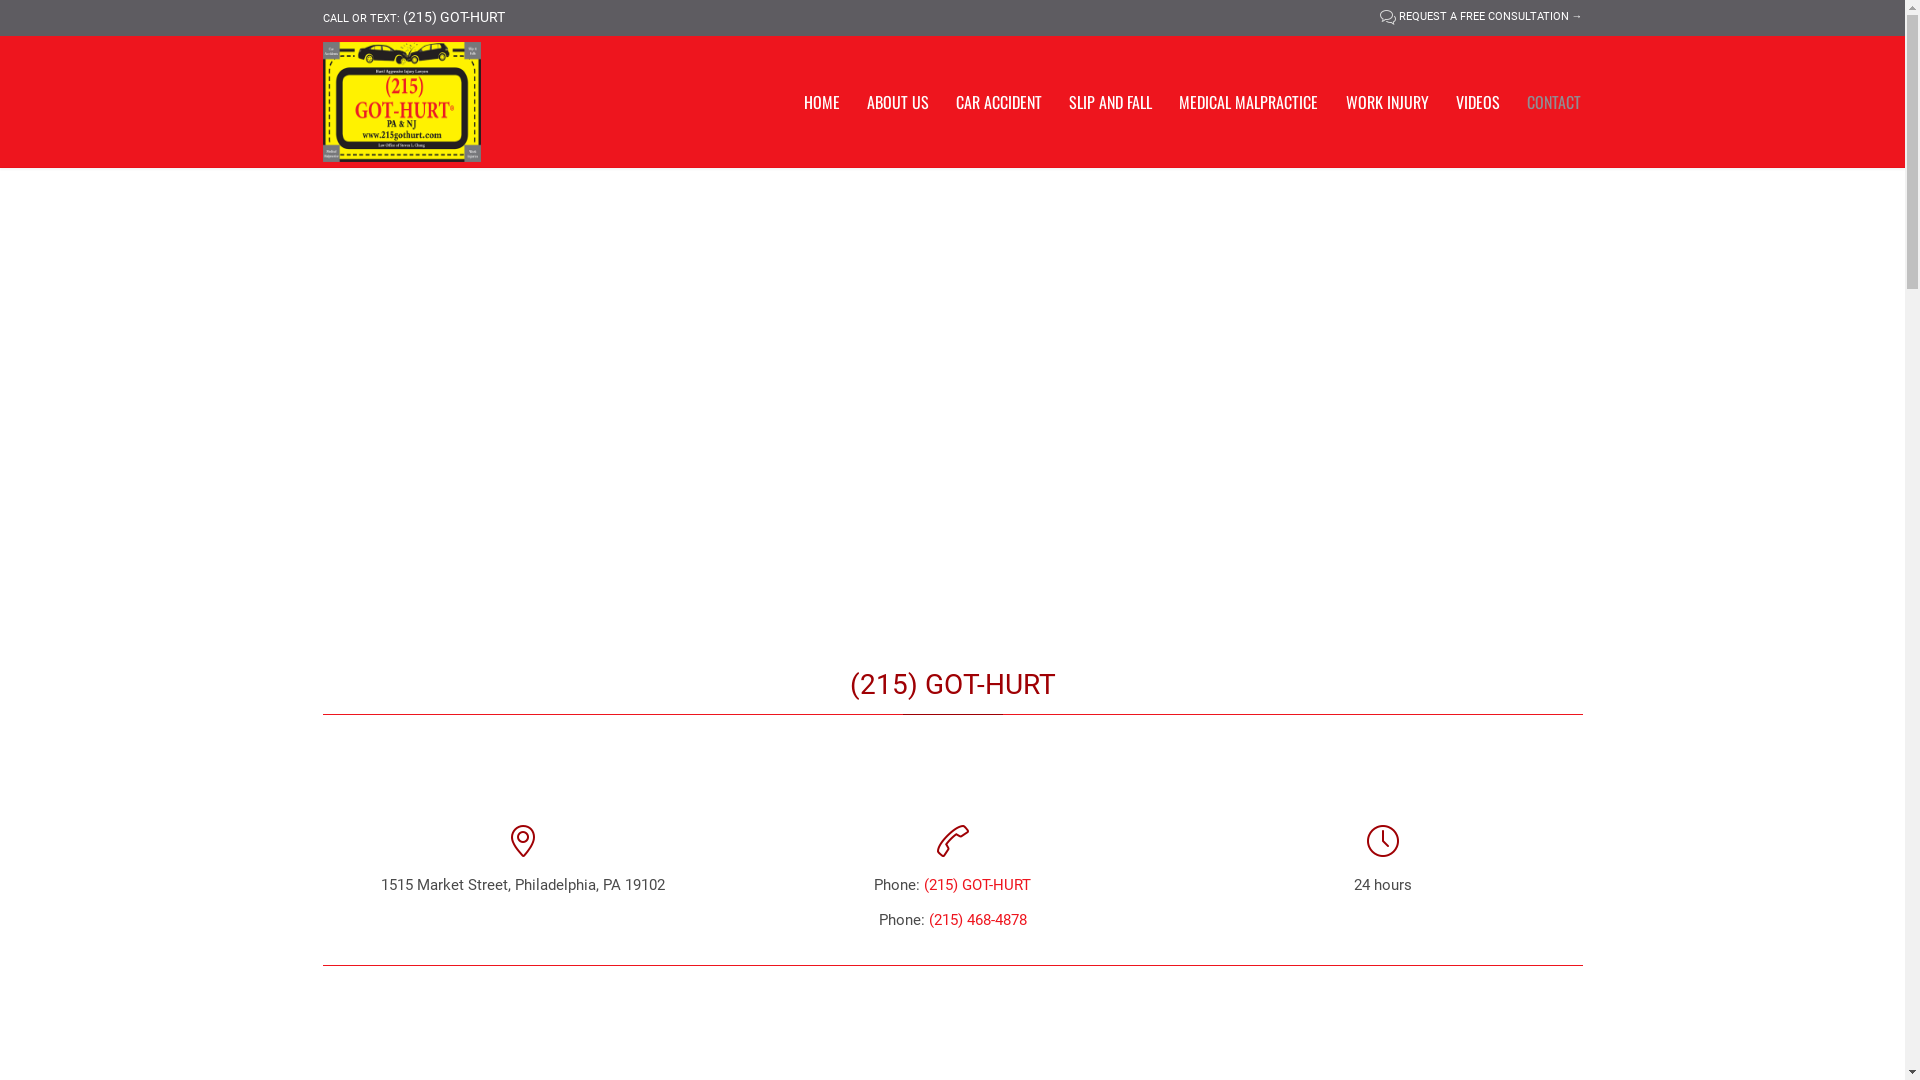 The width and height of the screenshot is (1920, 1080). I want to click on 'CAR ACCIDENT', so click(944, 101).